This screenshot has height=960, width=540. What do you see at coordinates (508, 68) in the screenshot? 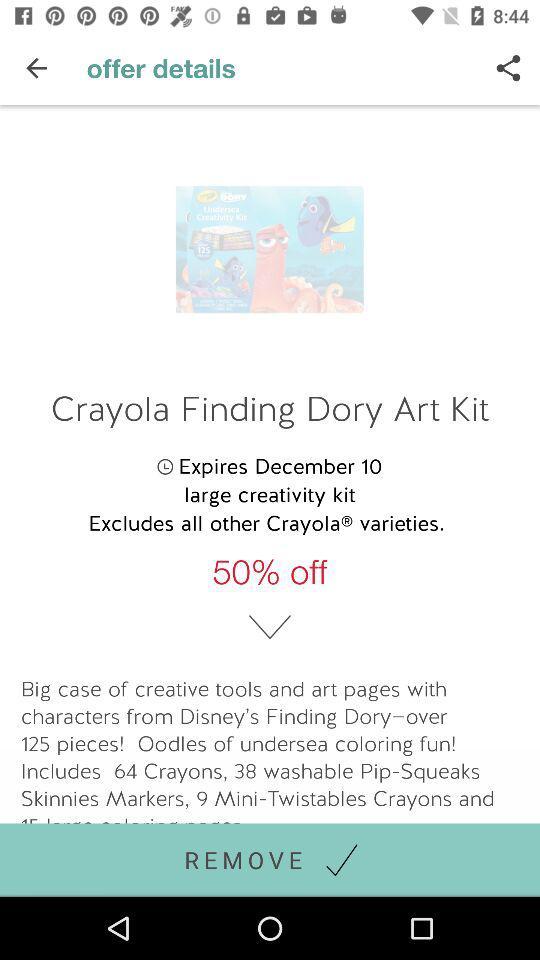
I see `the icon above the crayola finding dory` at bounding box center [508, 68].